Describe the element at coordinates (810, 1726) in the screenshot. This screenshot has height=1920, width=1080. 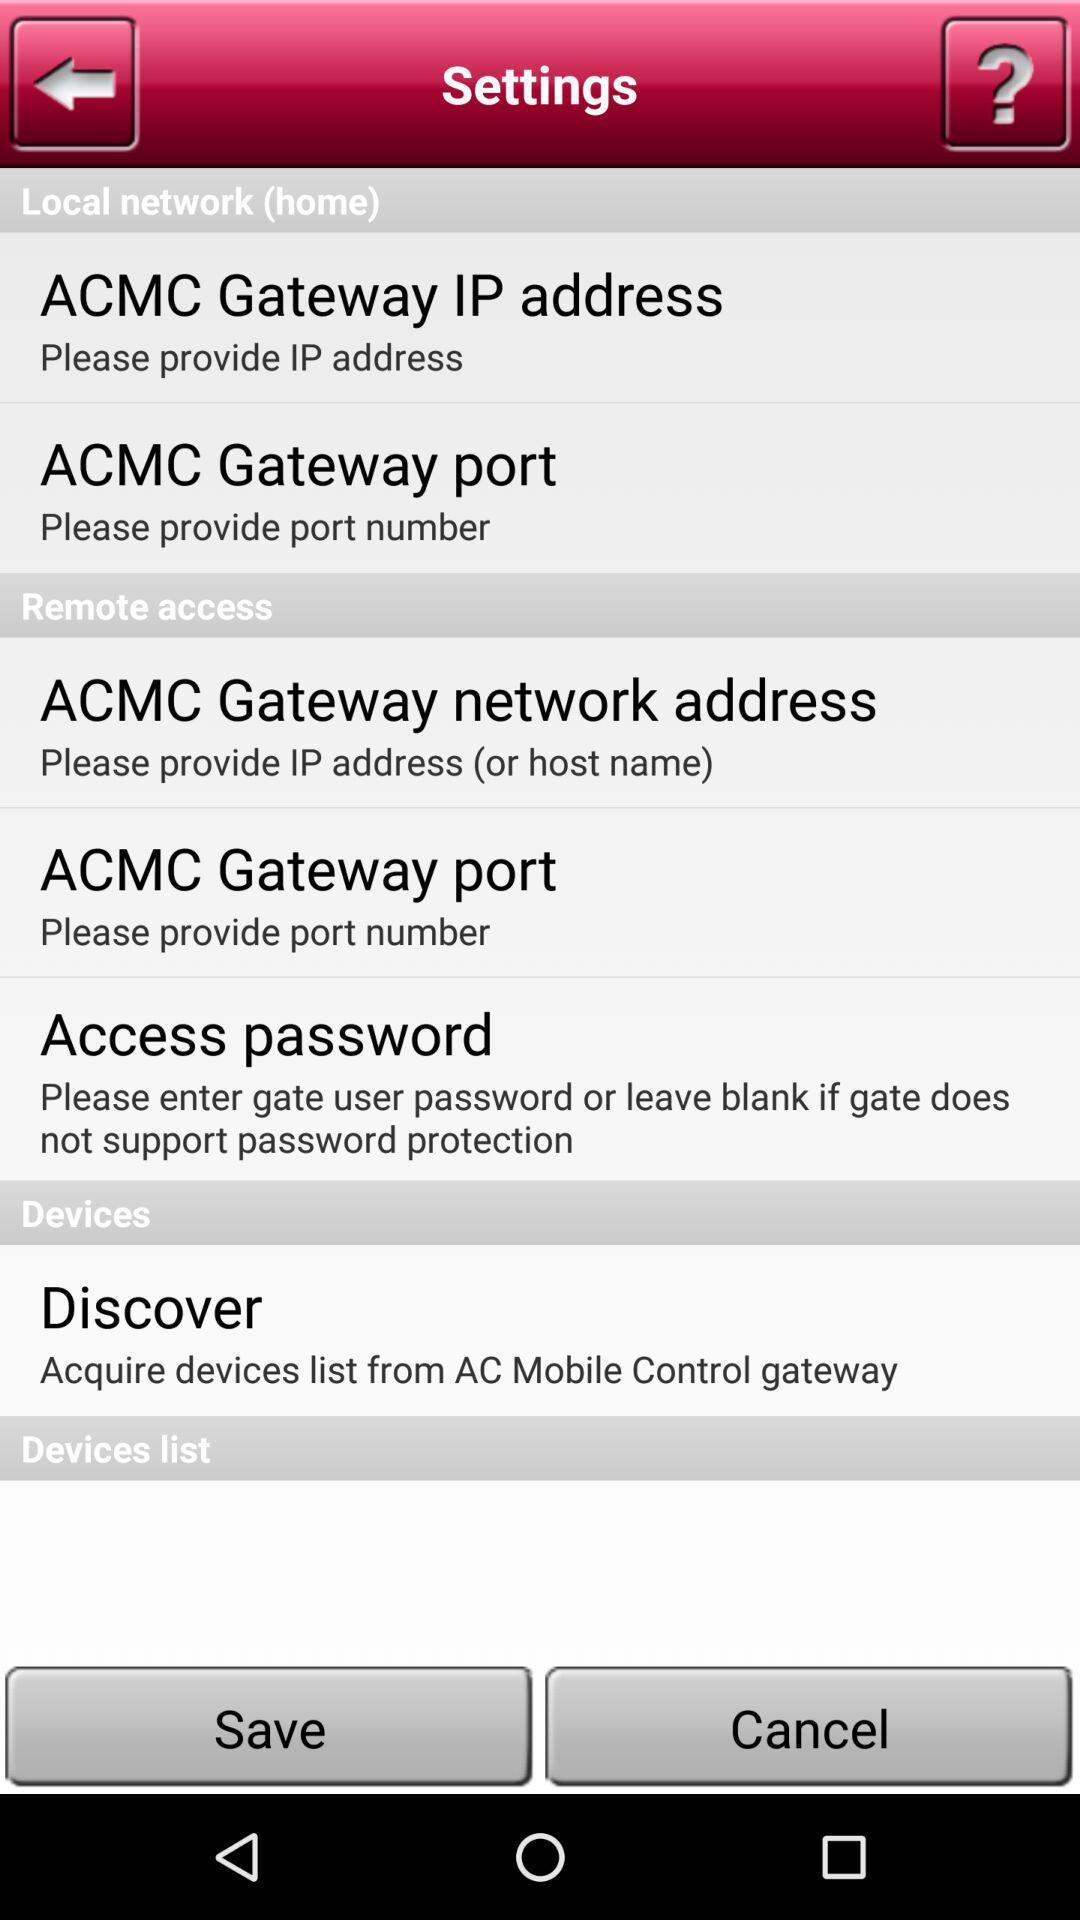
I see `item next to the save item` at that location.